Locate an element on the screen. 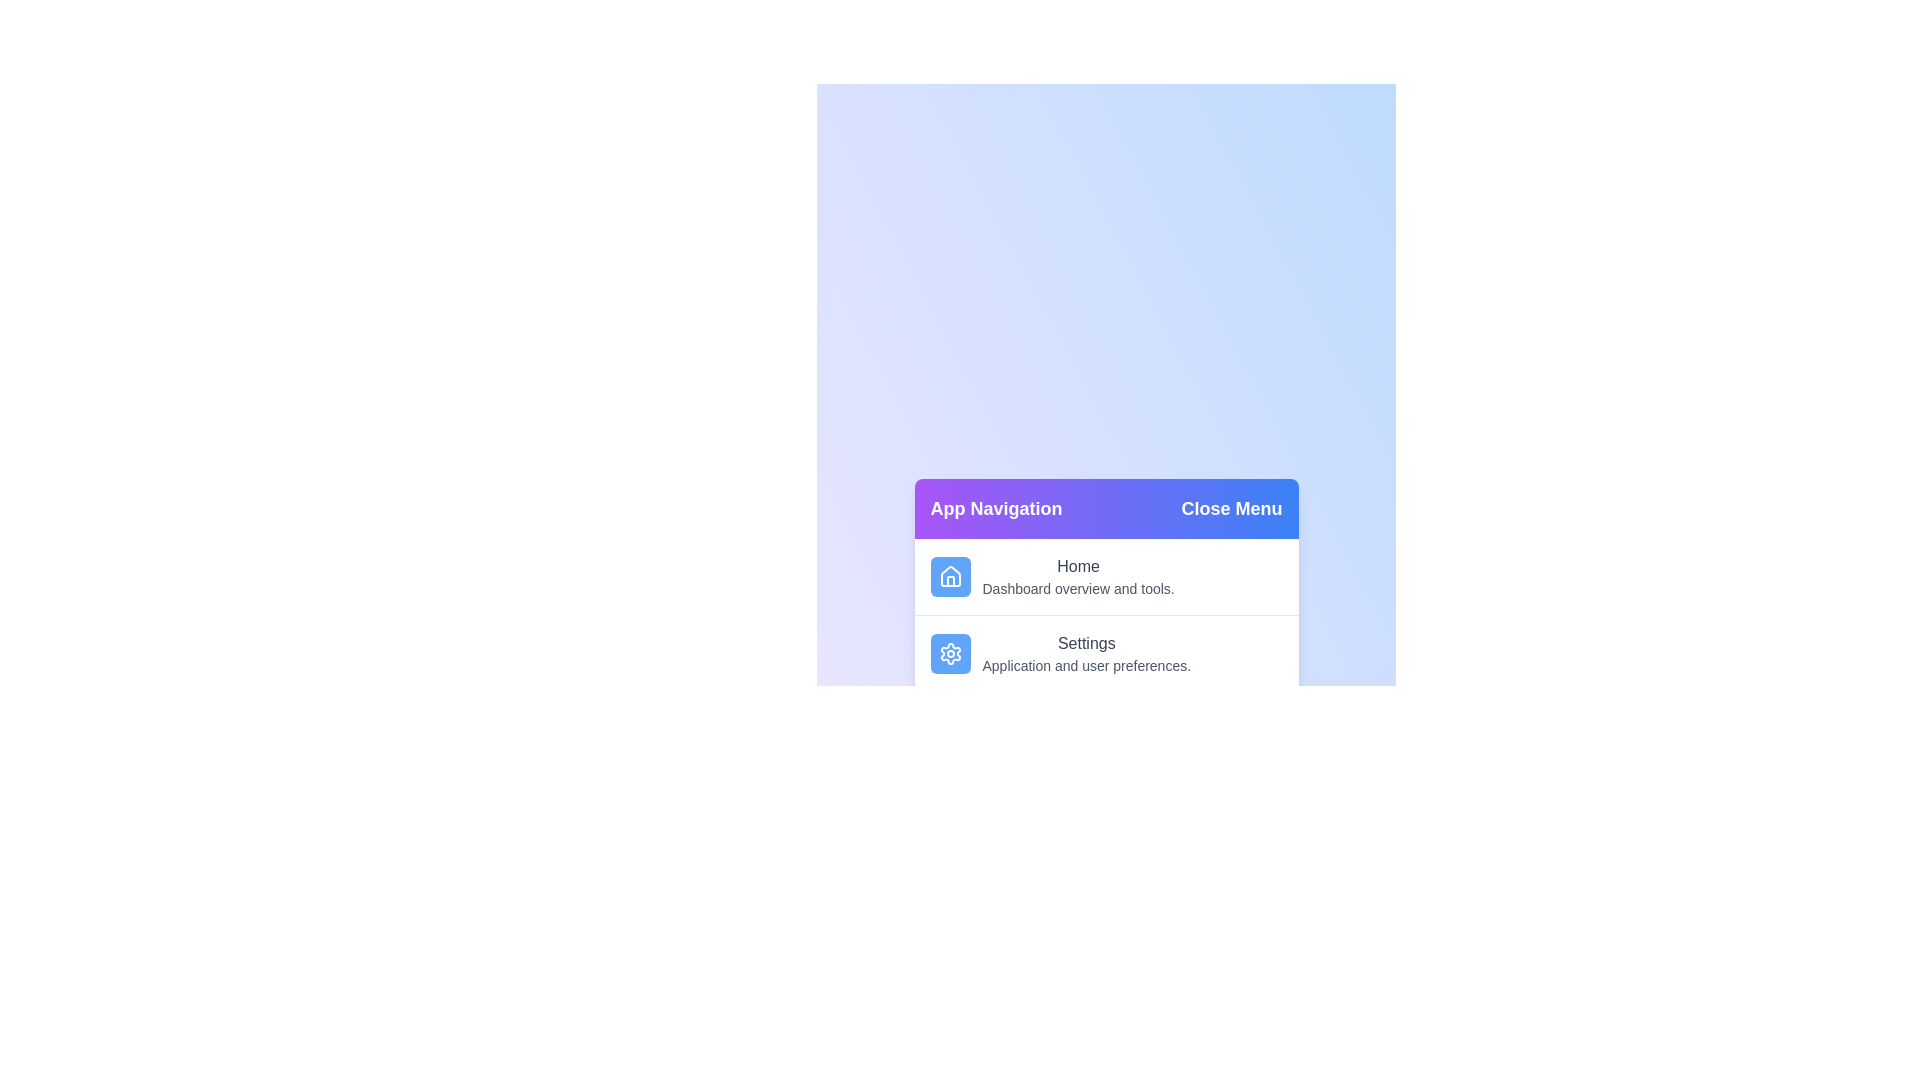 The width and height of the screenshot is (1920, 1080). the 'Close Menu' button to toggle the menu state is located at coordinates (1231, 508).